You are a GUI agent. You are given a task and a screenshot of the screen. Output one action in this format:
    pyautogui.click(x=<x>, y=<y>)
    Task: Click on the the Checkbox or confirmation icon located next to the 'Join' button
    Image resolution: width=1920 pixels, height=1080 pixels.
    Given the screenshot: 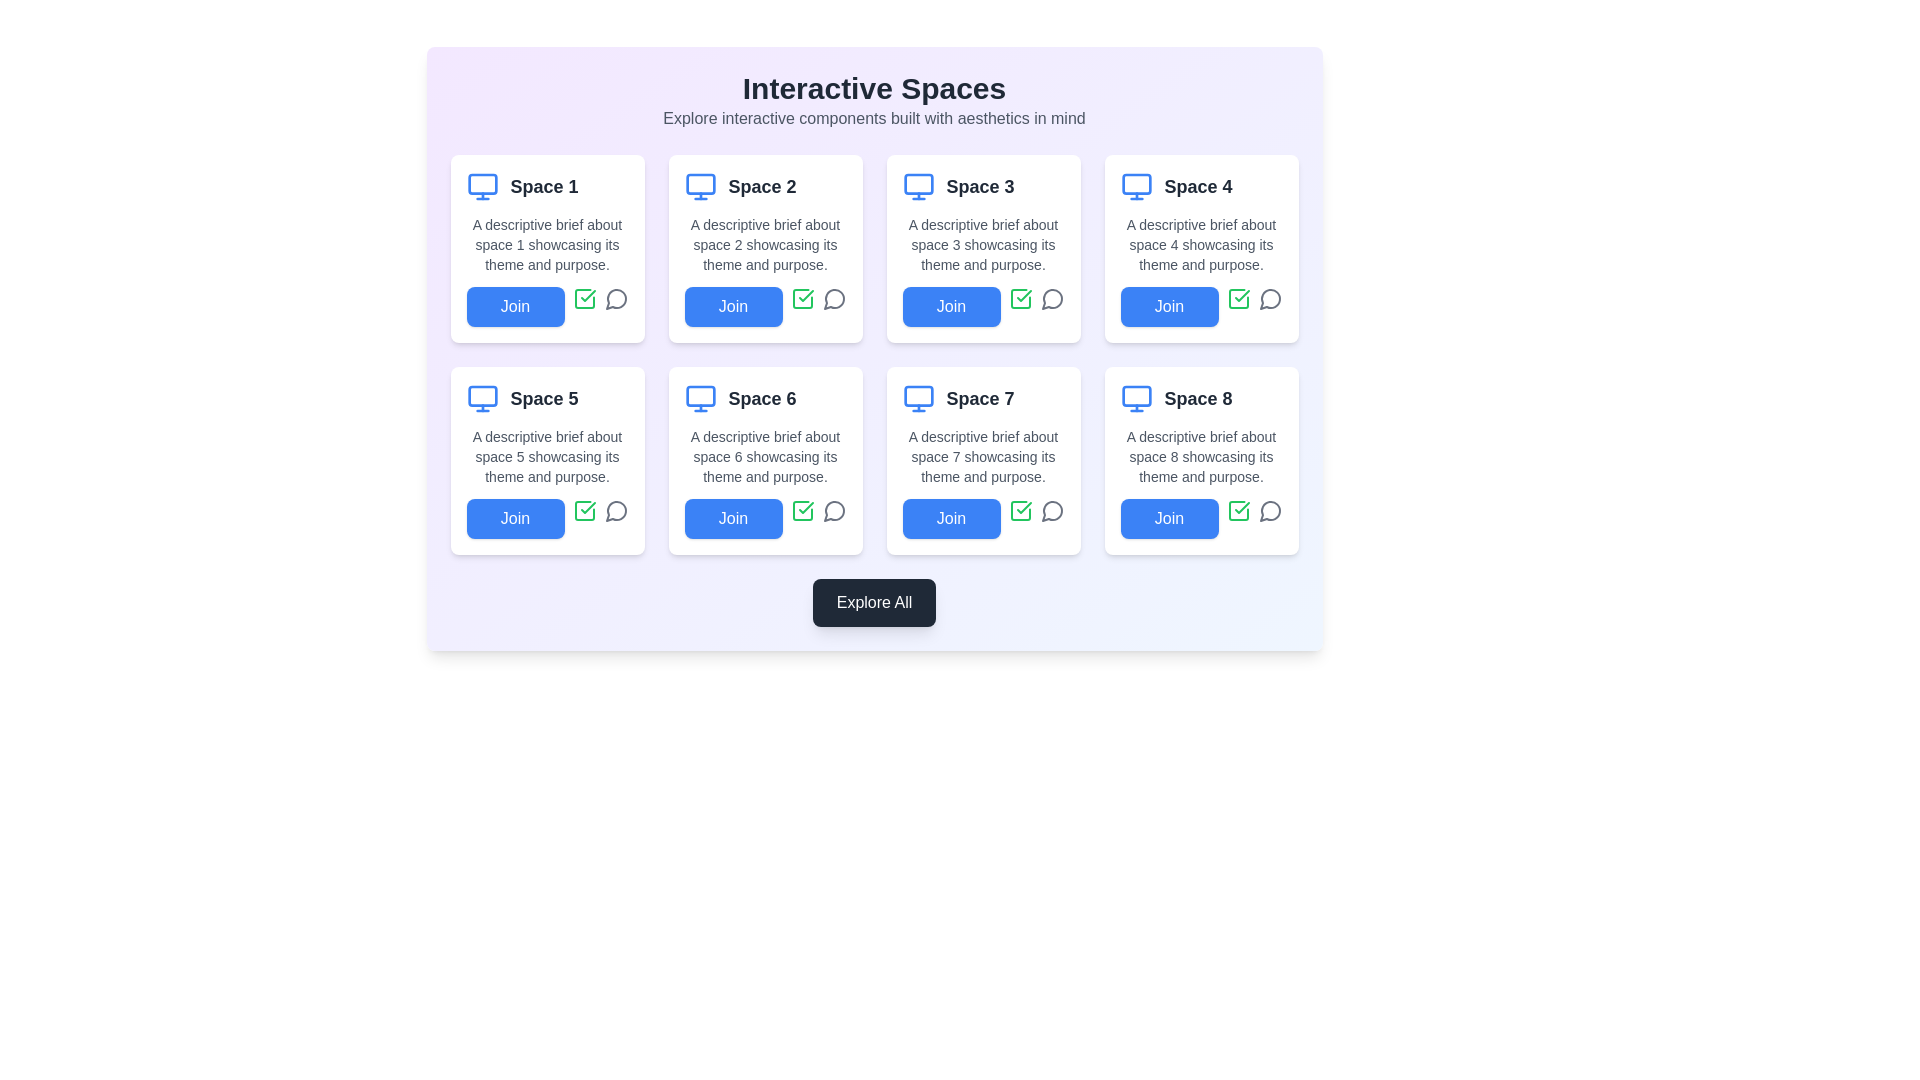 What is the action you would take?
    pyautogui.click(x=1020, y=509)
    